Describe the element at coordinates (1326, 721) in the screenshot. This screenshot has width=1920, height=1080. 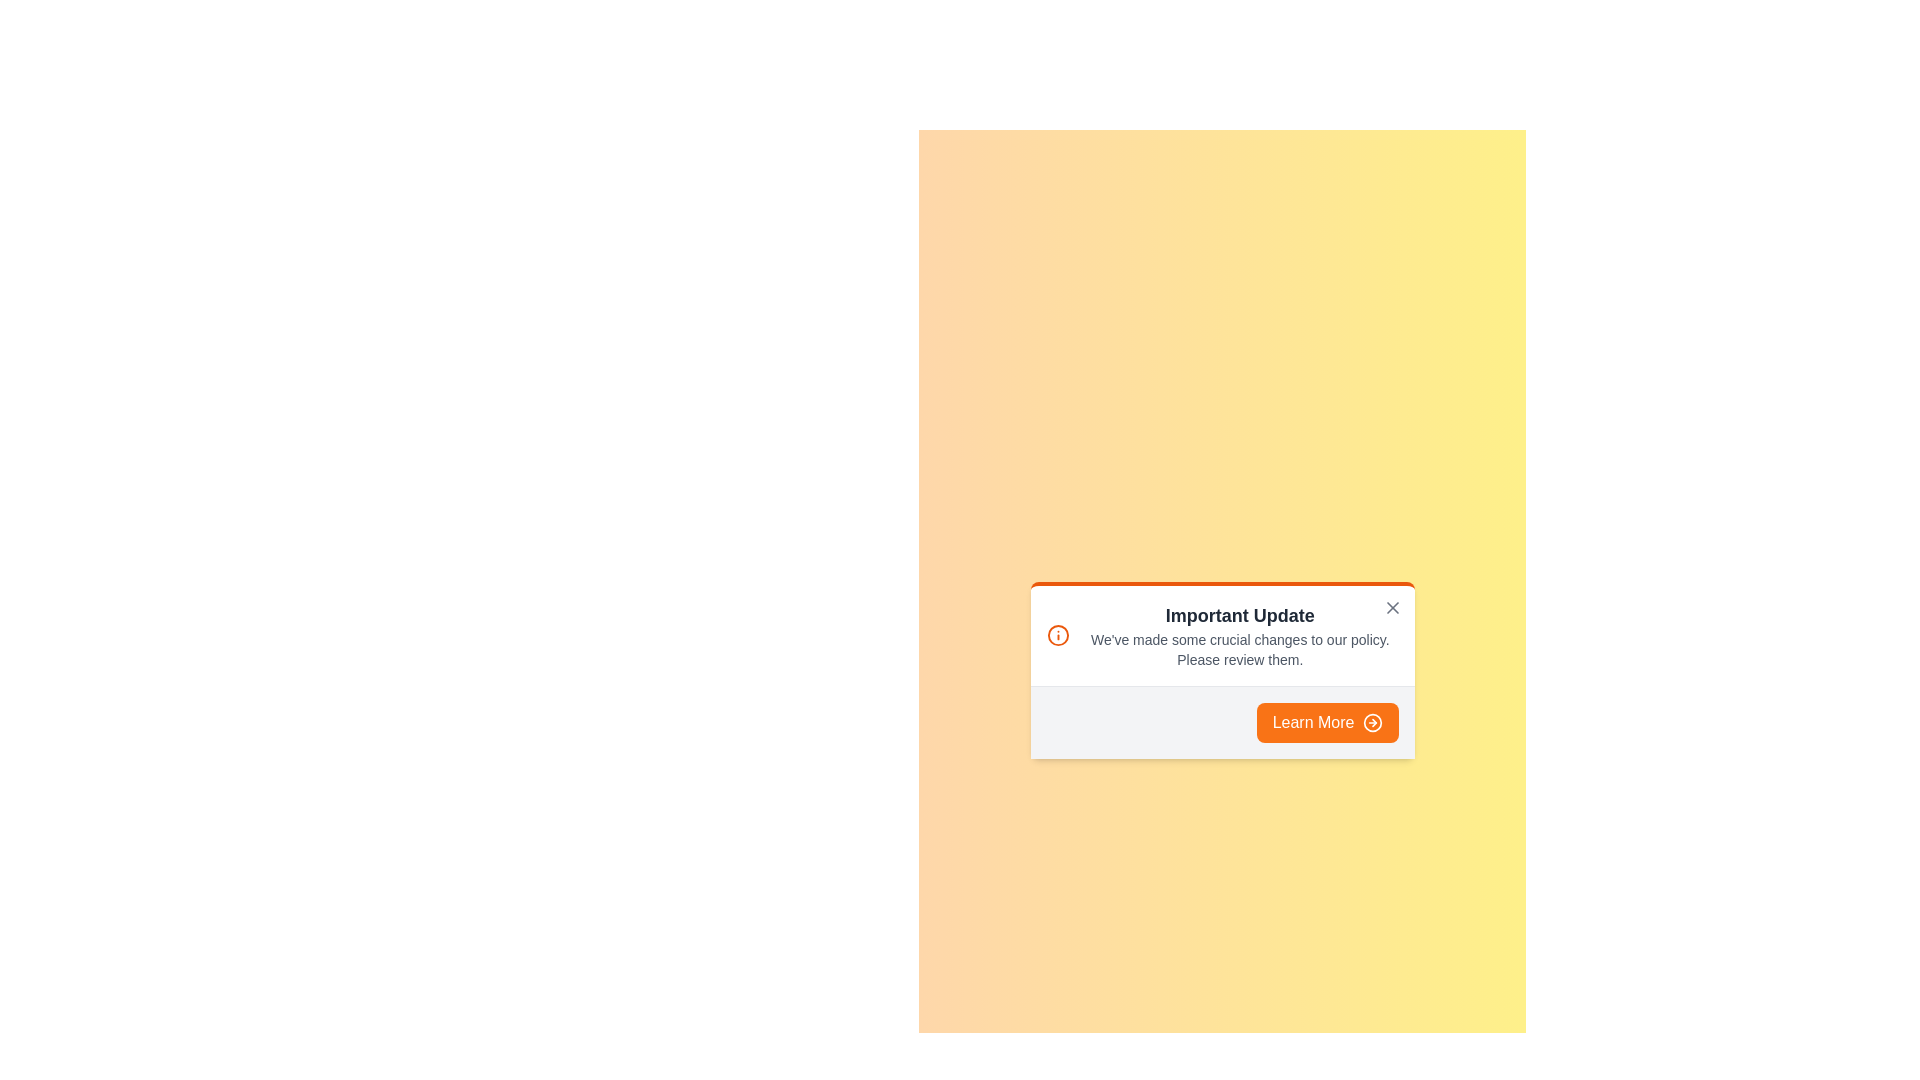
I see `the 'Learn More' button to trigger the redirection action` at that location.